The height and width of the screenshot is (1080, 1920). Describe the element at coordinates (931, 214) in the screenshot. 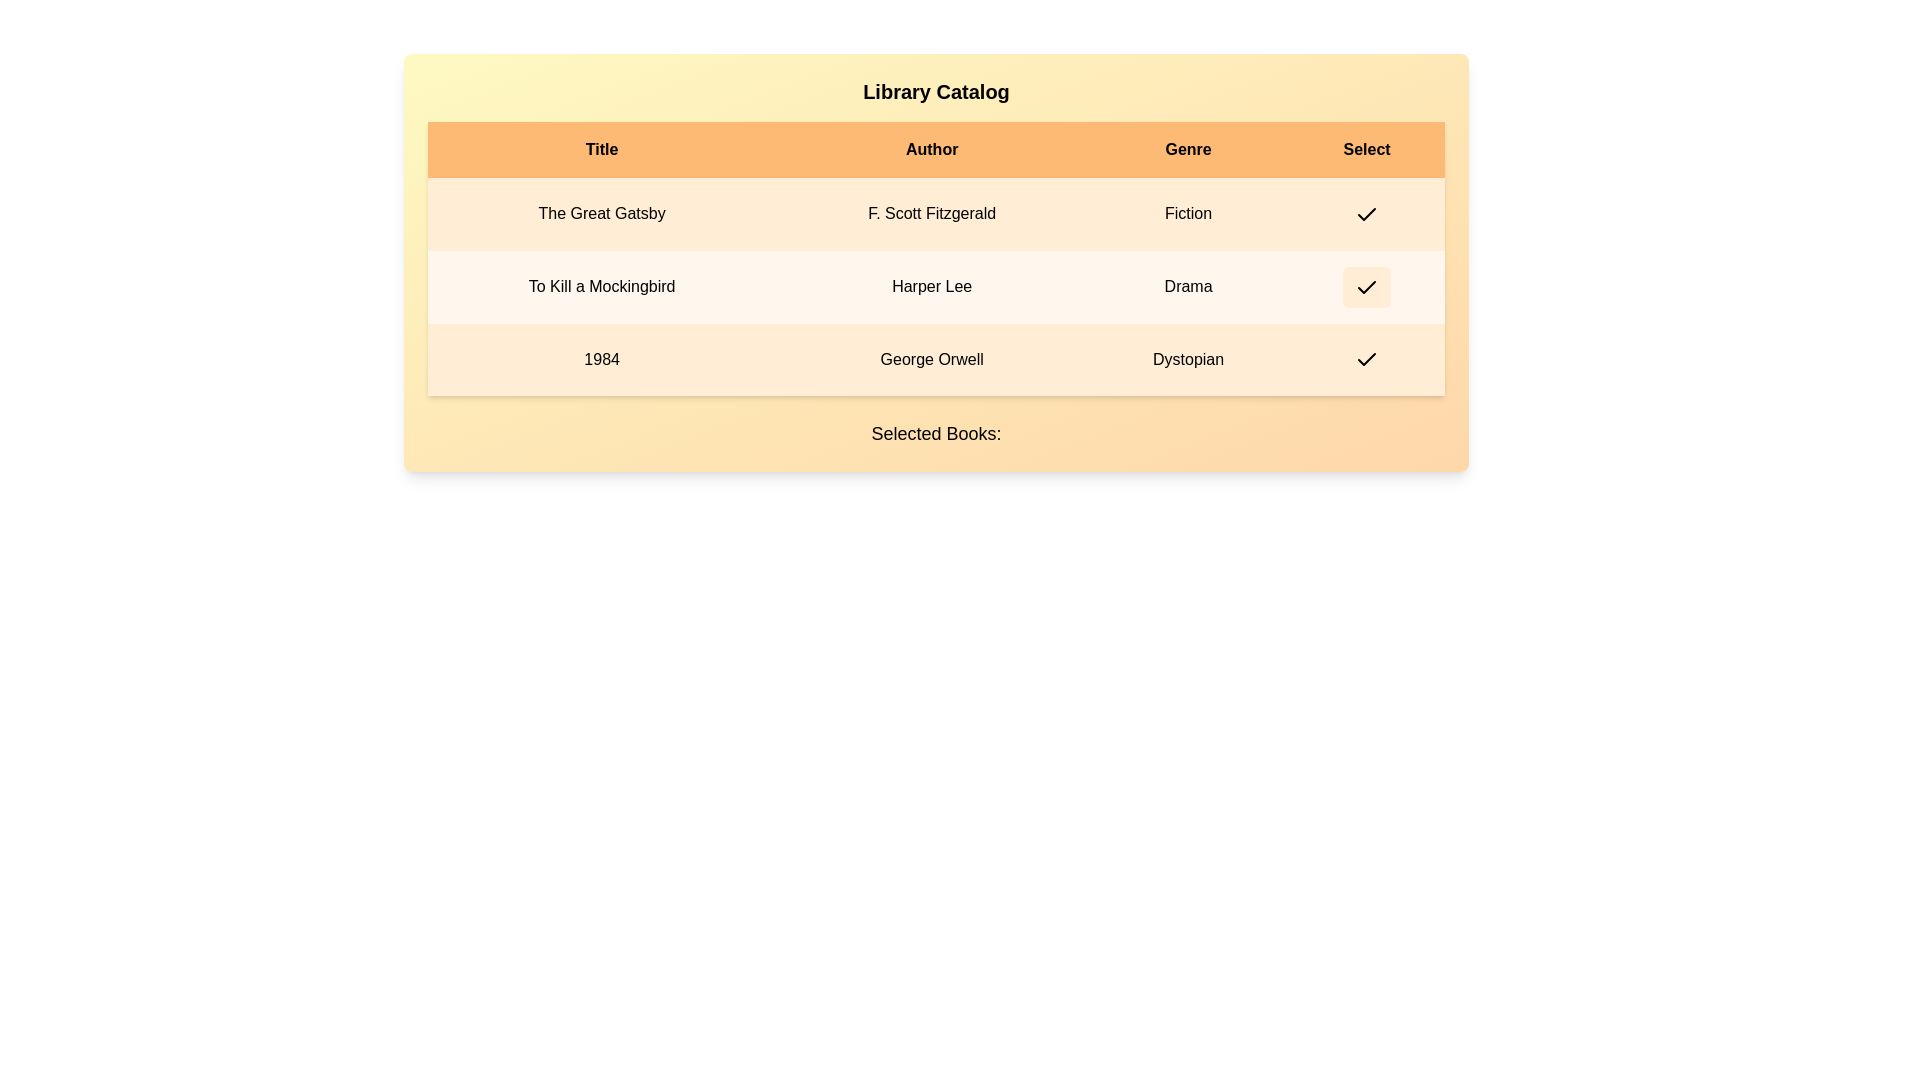

I see `the text element displaying 'F. Scott Fitzgerald' in black text against a light orange background, located in the second column of the first row of a table layout` at that location.